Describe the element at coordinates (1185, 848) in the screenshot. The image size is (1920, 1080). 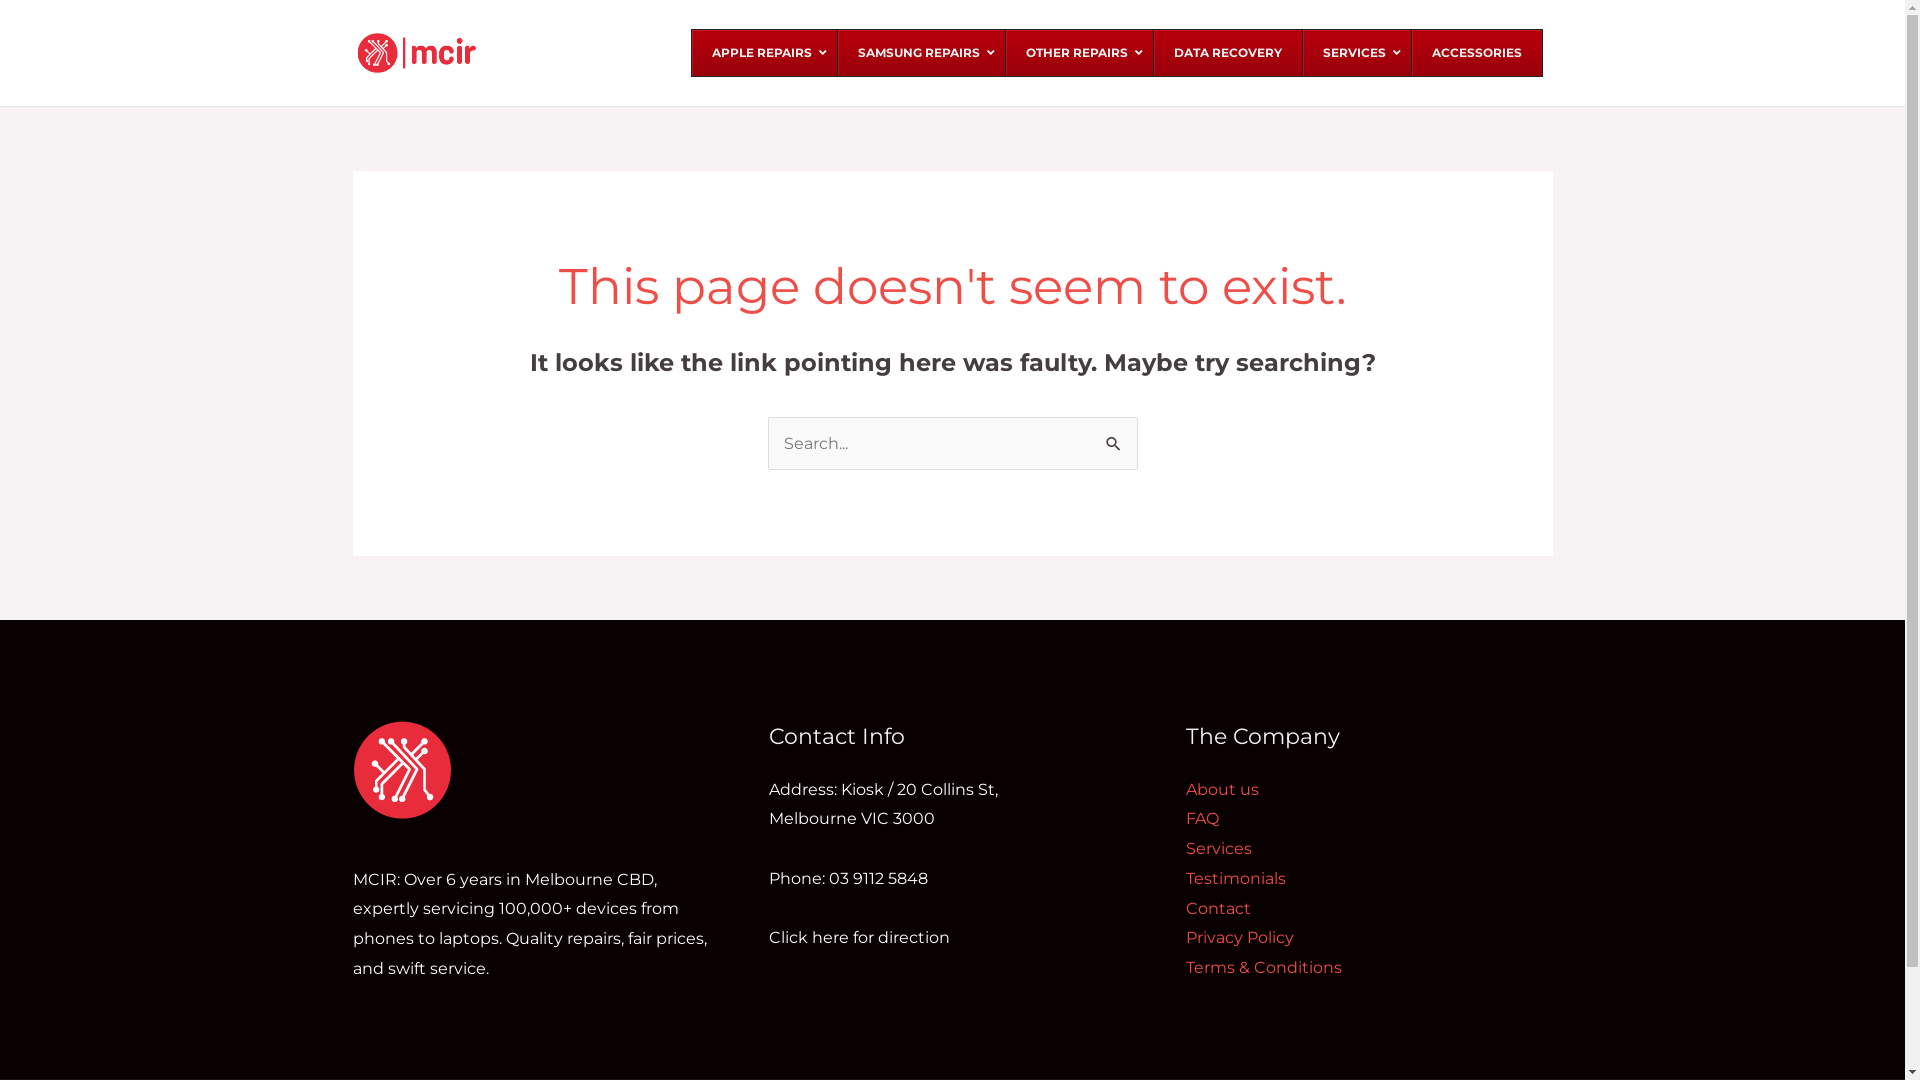
I see `'Services'` at that location.